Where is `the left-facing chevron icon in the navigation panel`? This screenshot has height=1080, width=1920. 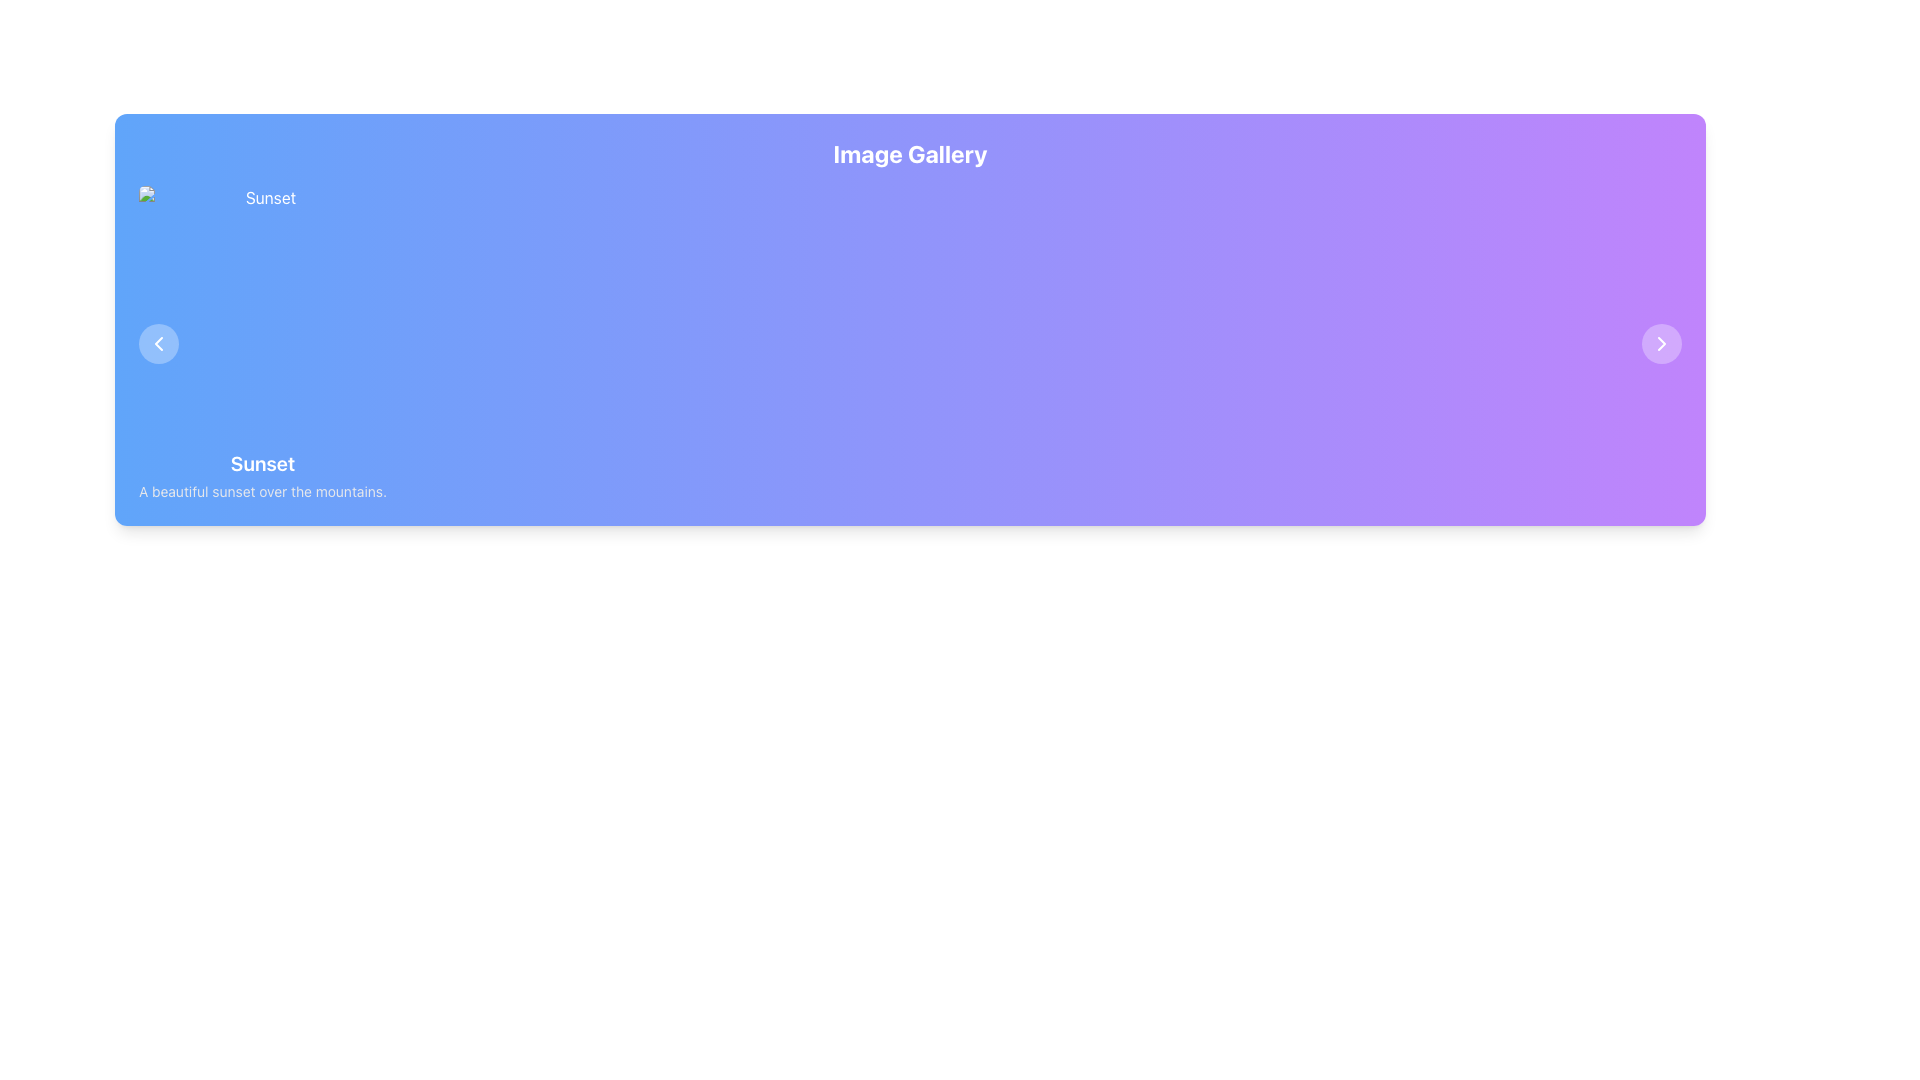
the left-facing chevron icon in the navigation panel is located at coordinates (157, 342).